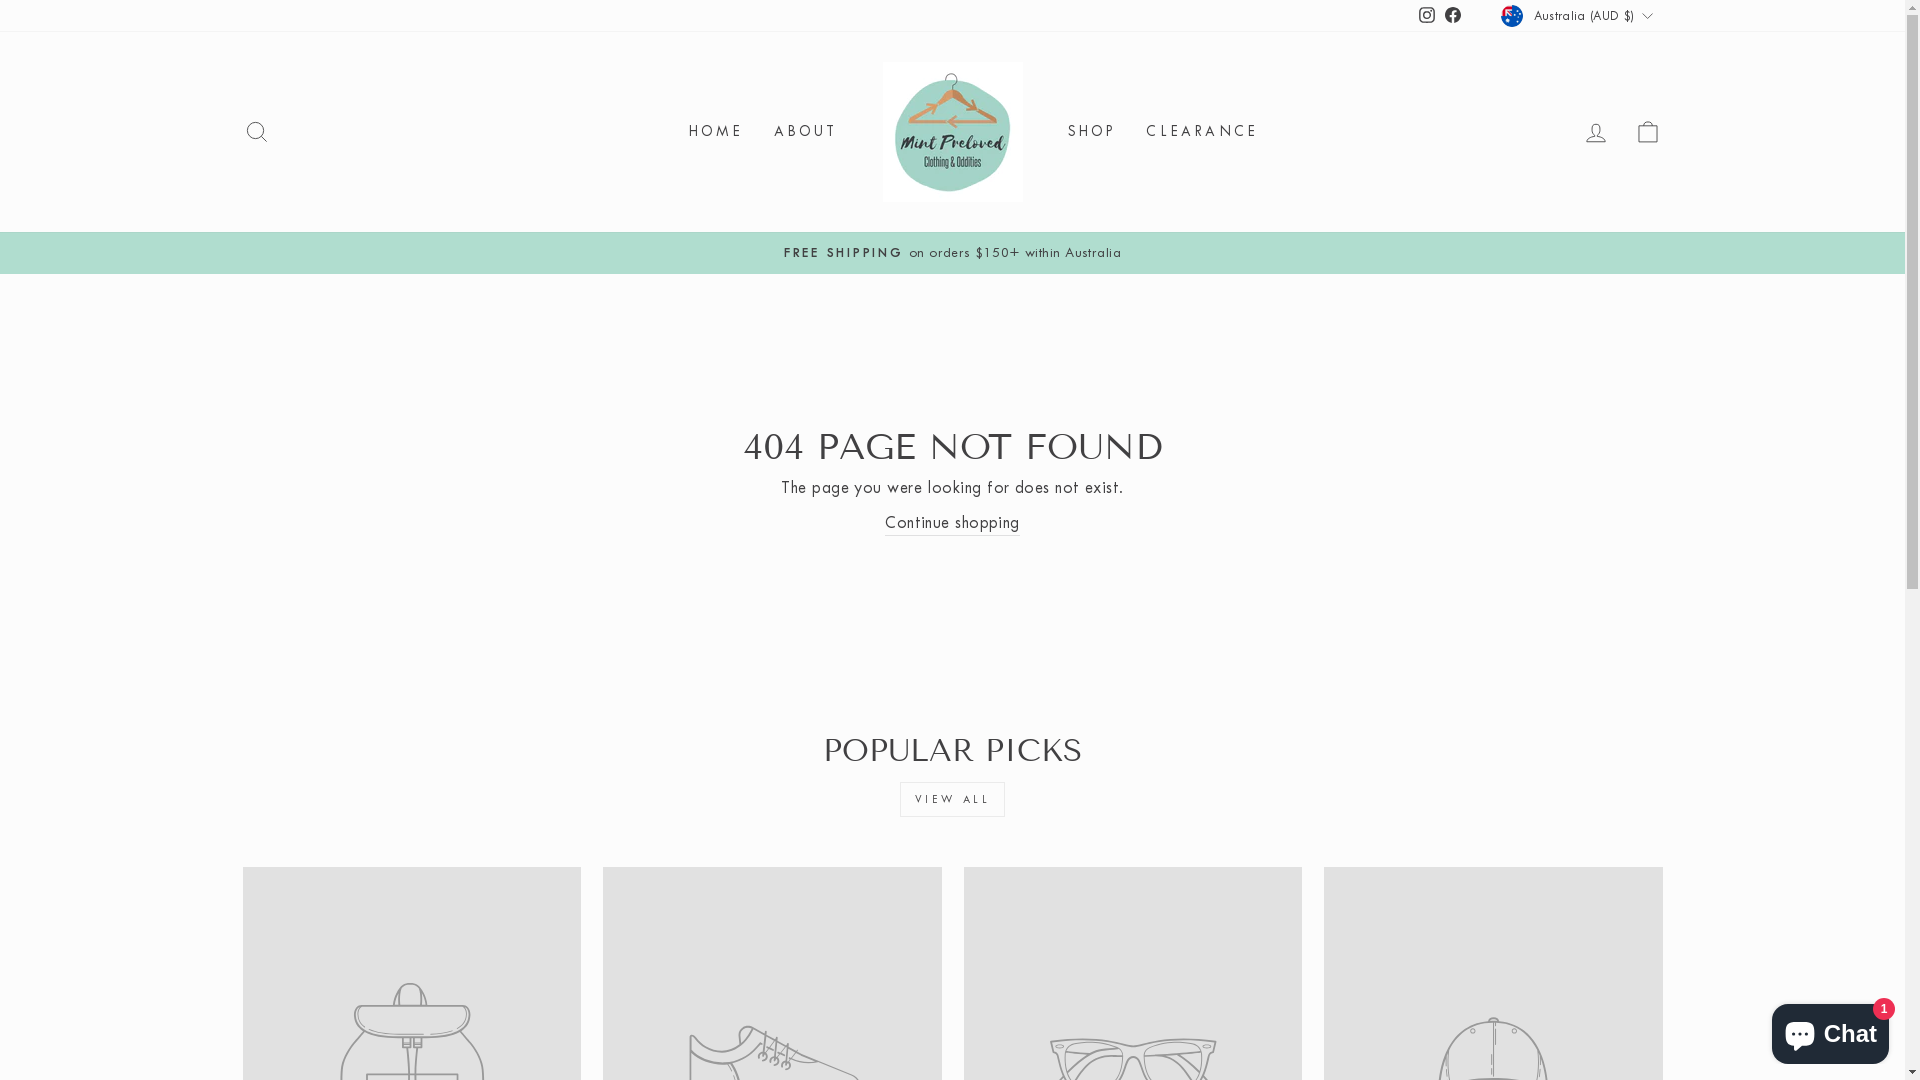 Image resolution: width=1920 pixels, height=1080 pixels. I want to click on 'Continue shopping', so click(951, 522).